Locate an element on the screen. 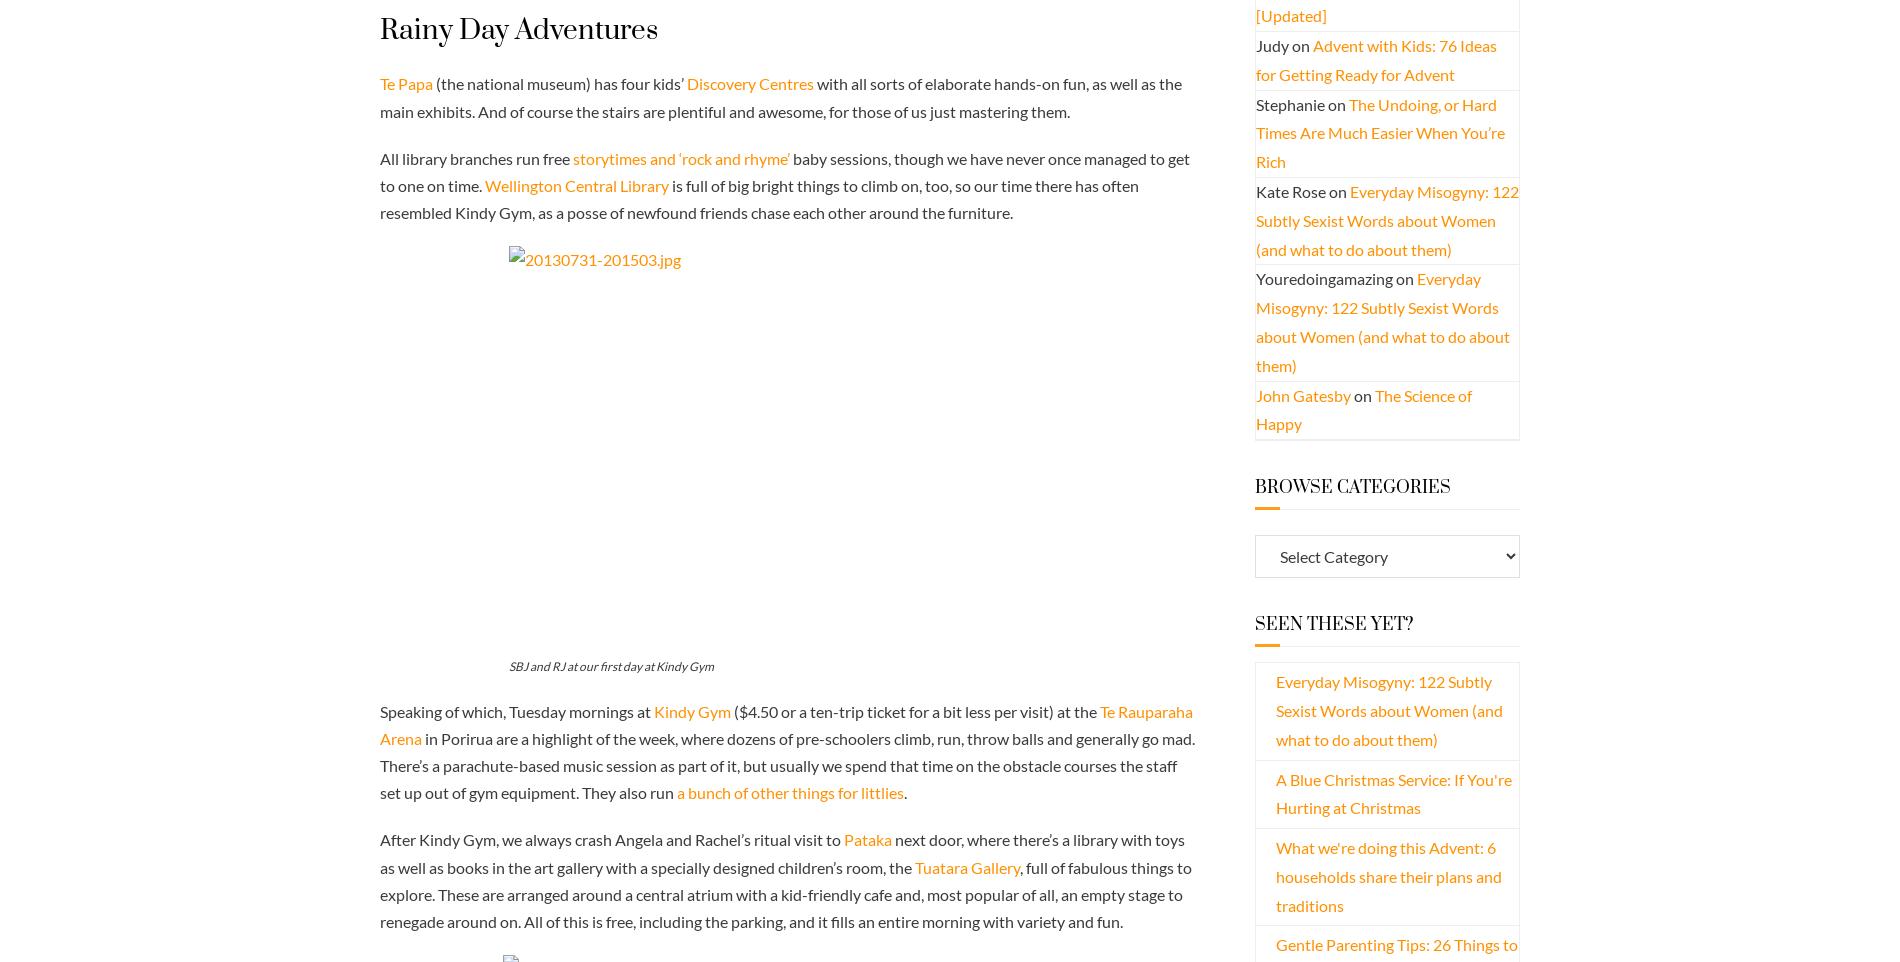 Image resolution: width=1900 pixels, height=962 pixels. 'After Kindy Gym, we always crash Angela and Rachel’s ritual visit to' is located at coordinates (611, 839).